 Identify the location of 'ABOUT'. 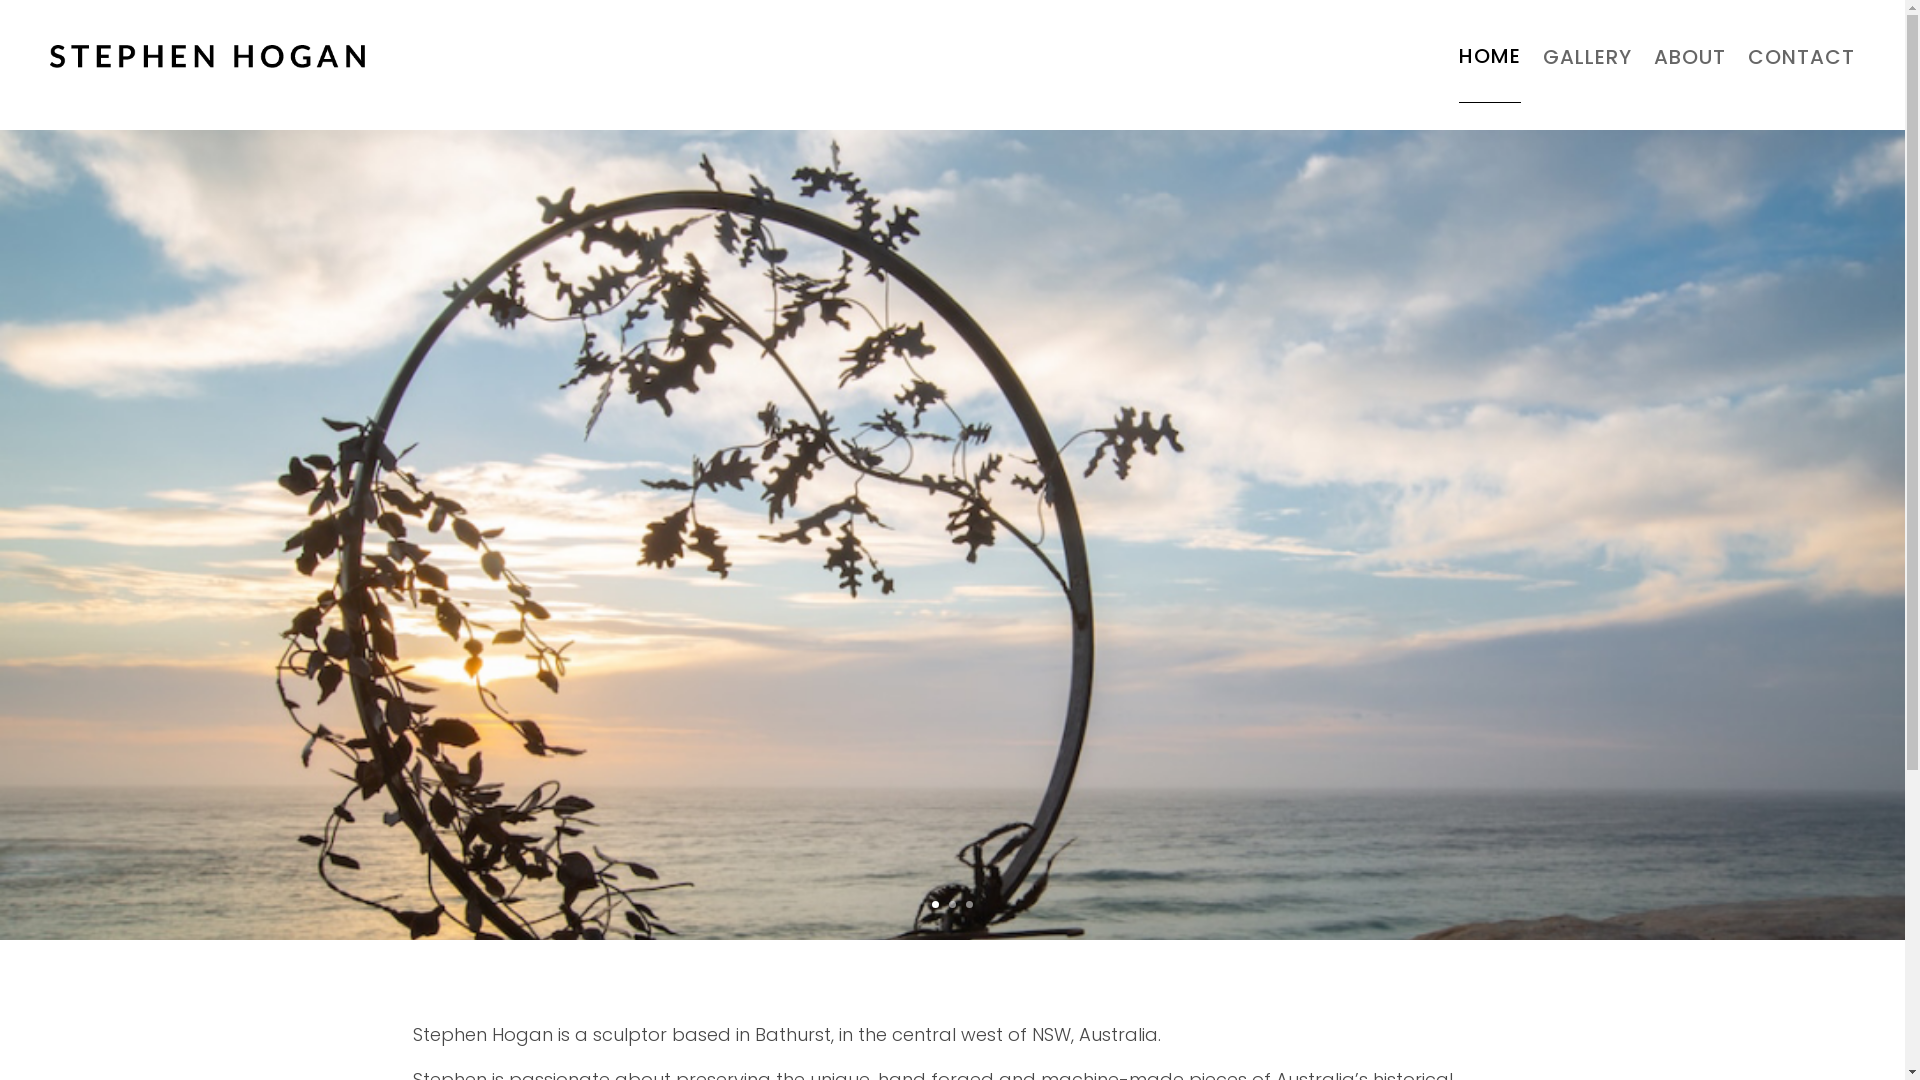
(1654, 55).